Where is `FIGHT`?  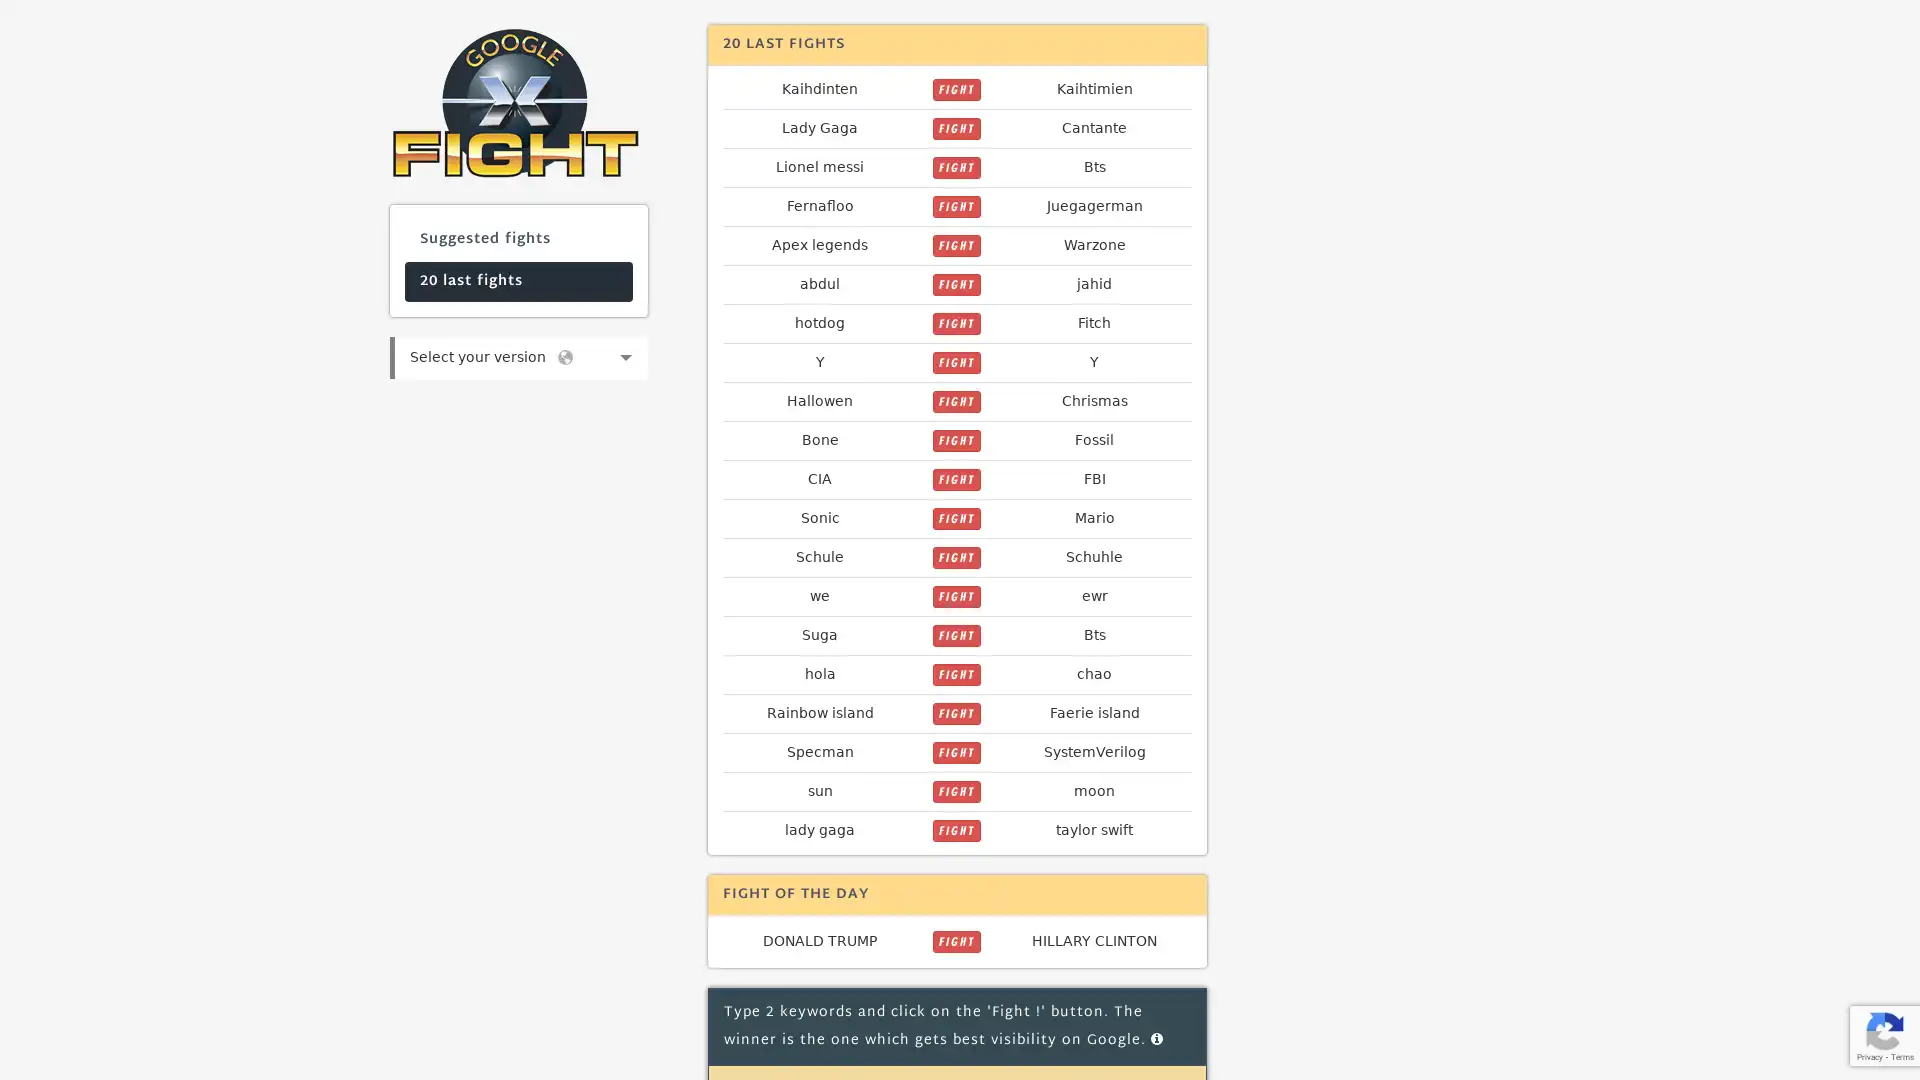 FIGHT is located at coordinates (955, 636).